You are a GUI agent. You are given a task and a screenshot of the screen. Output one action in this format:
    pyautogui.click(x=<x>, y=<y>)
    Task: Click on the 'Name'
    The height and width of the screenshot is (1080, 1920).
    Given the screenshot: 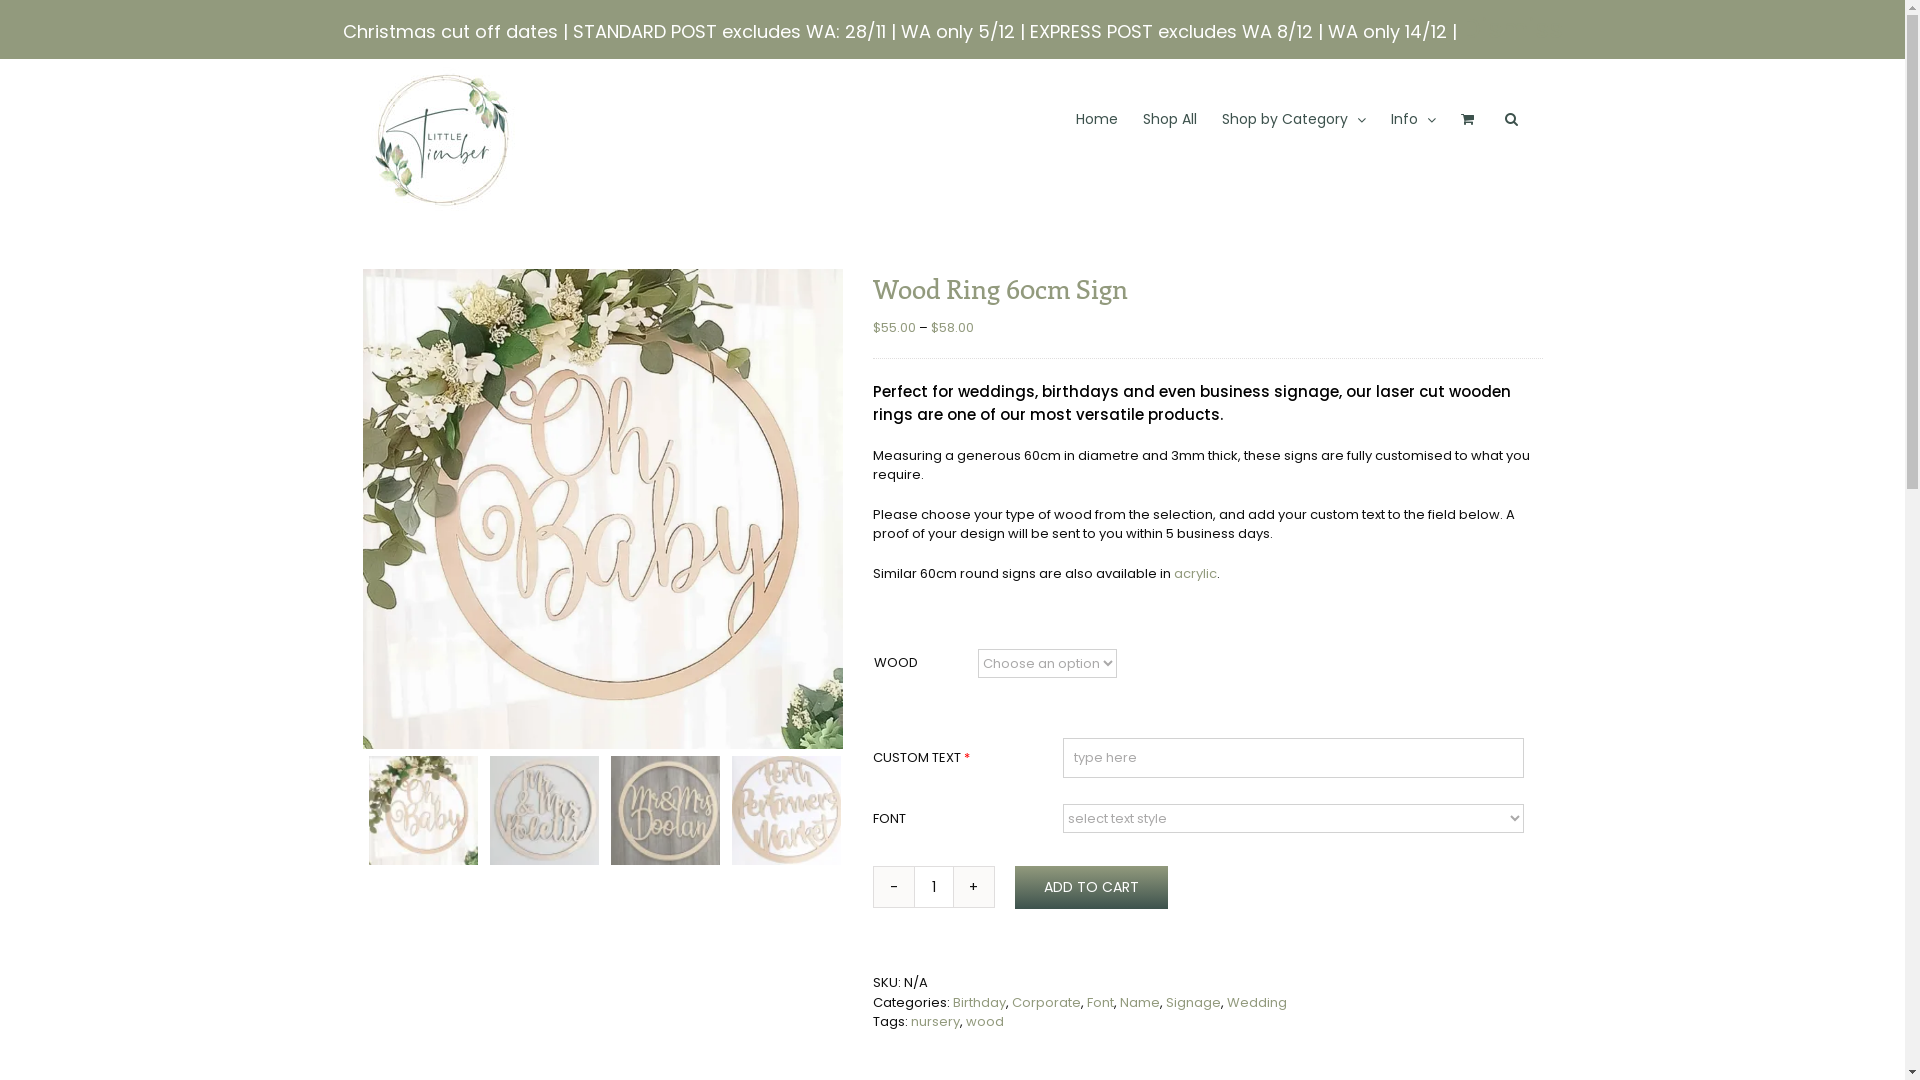 What is the action you would take?
    pyautogui.click(x=1140, y=1001)
    